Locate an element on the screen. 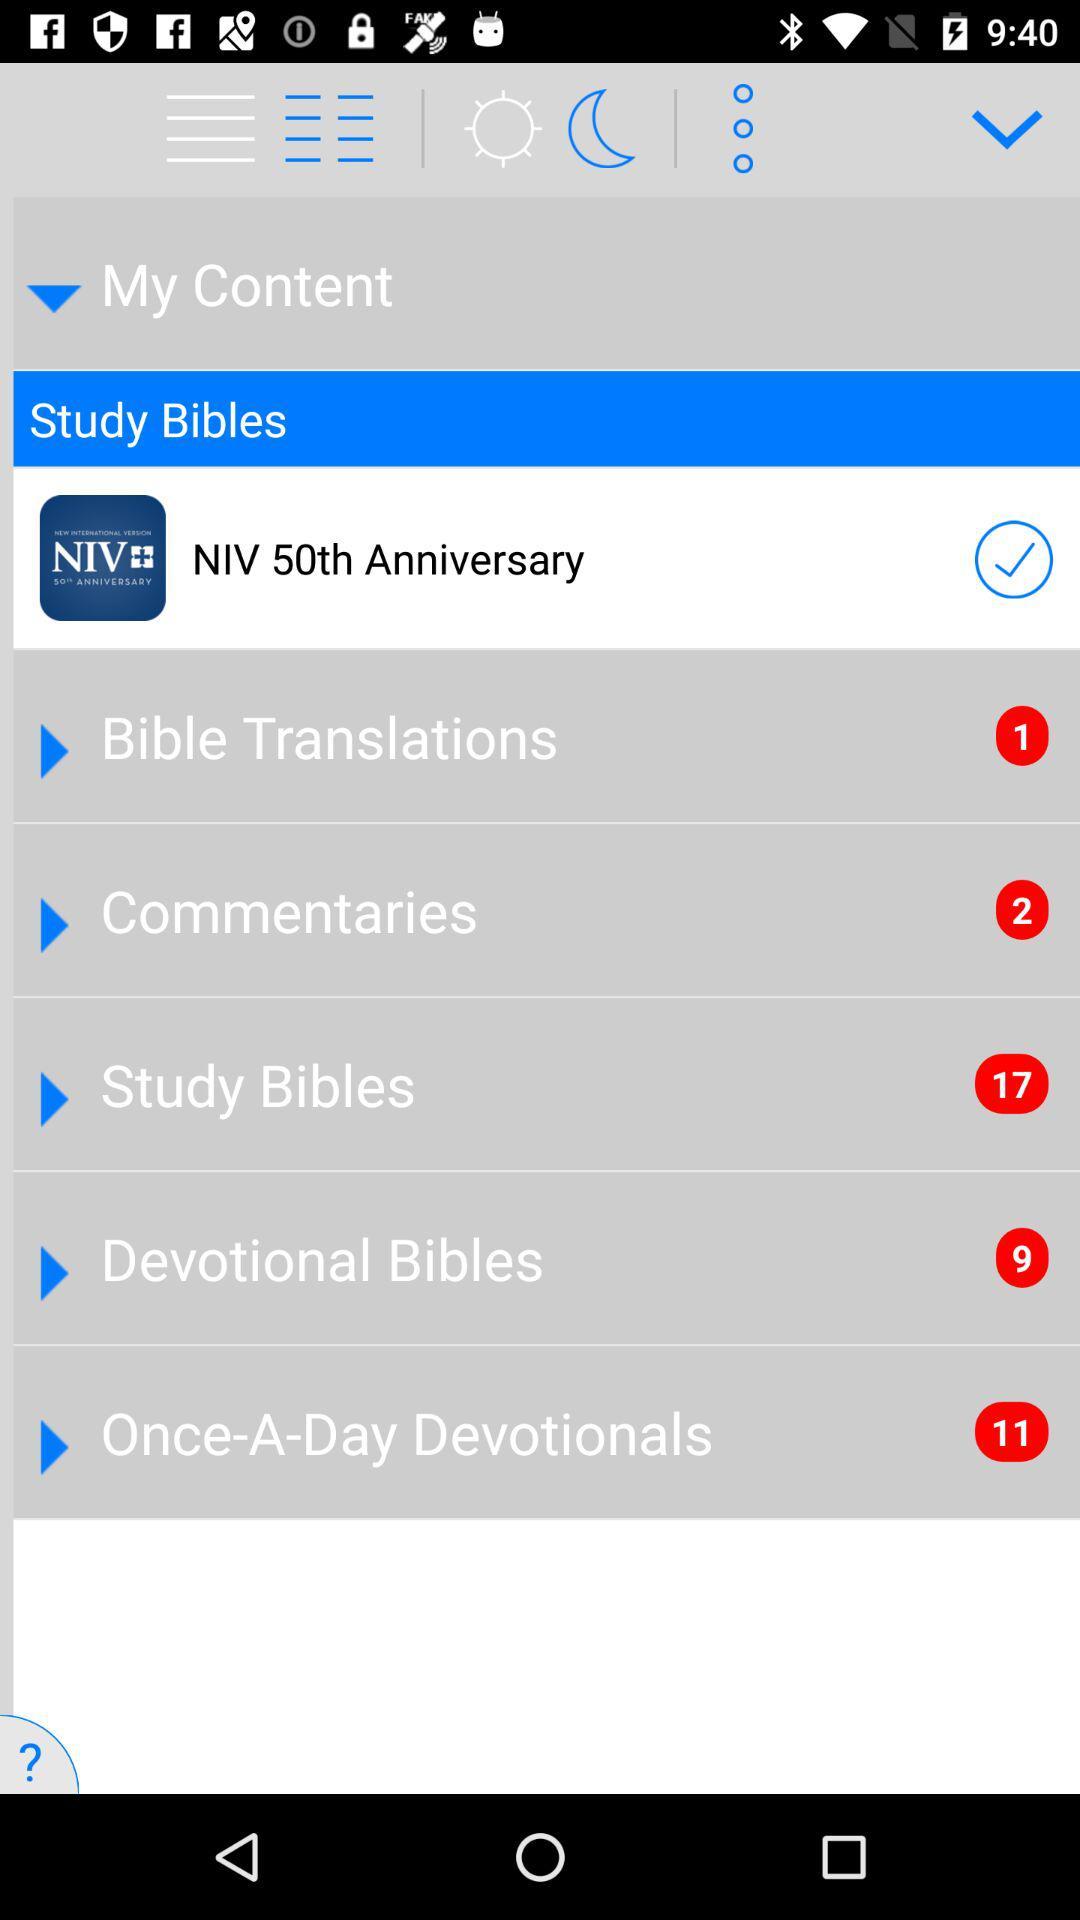  the menu icon is located at coordinates (348, 127).